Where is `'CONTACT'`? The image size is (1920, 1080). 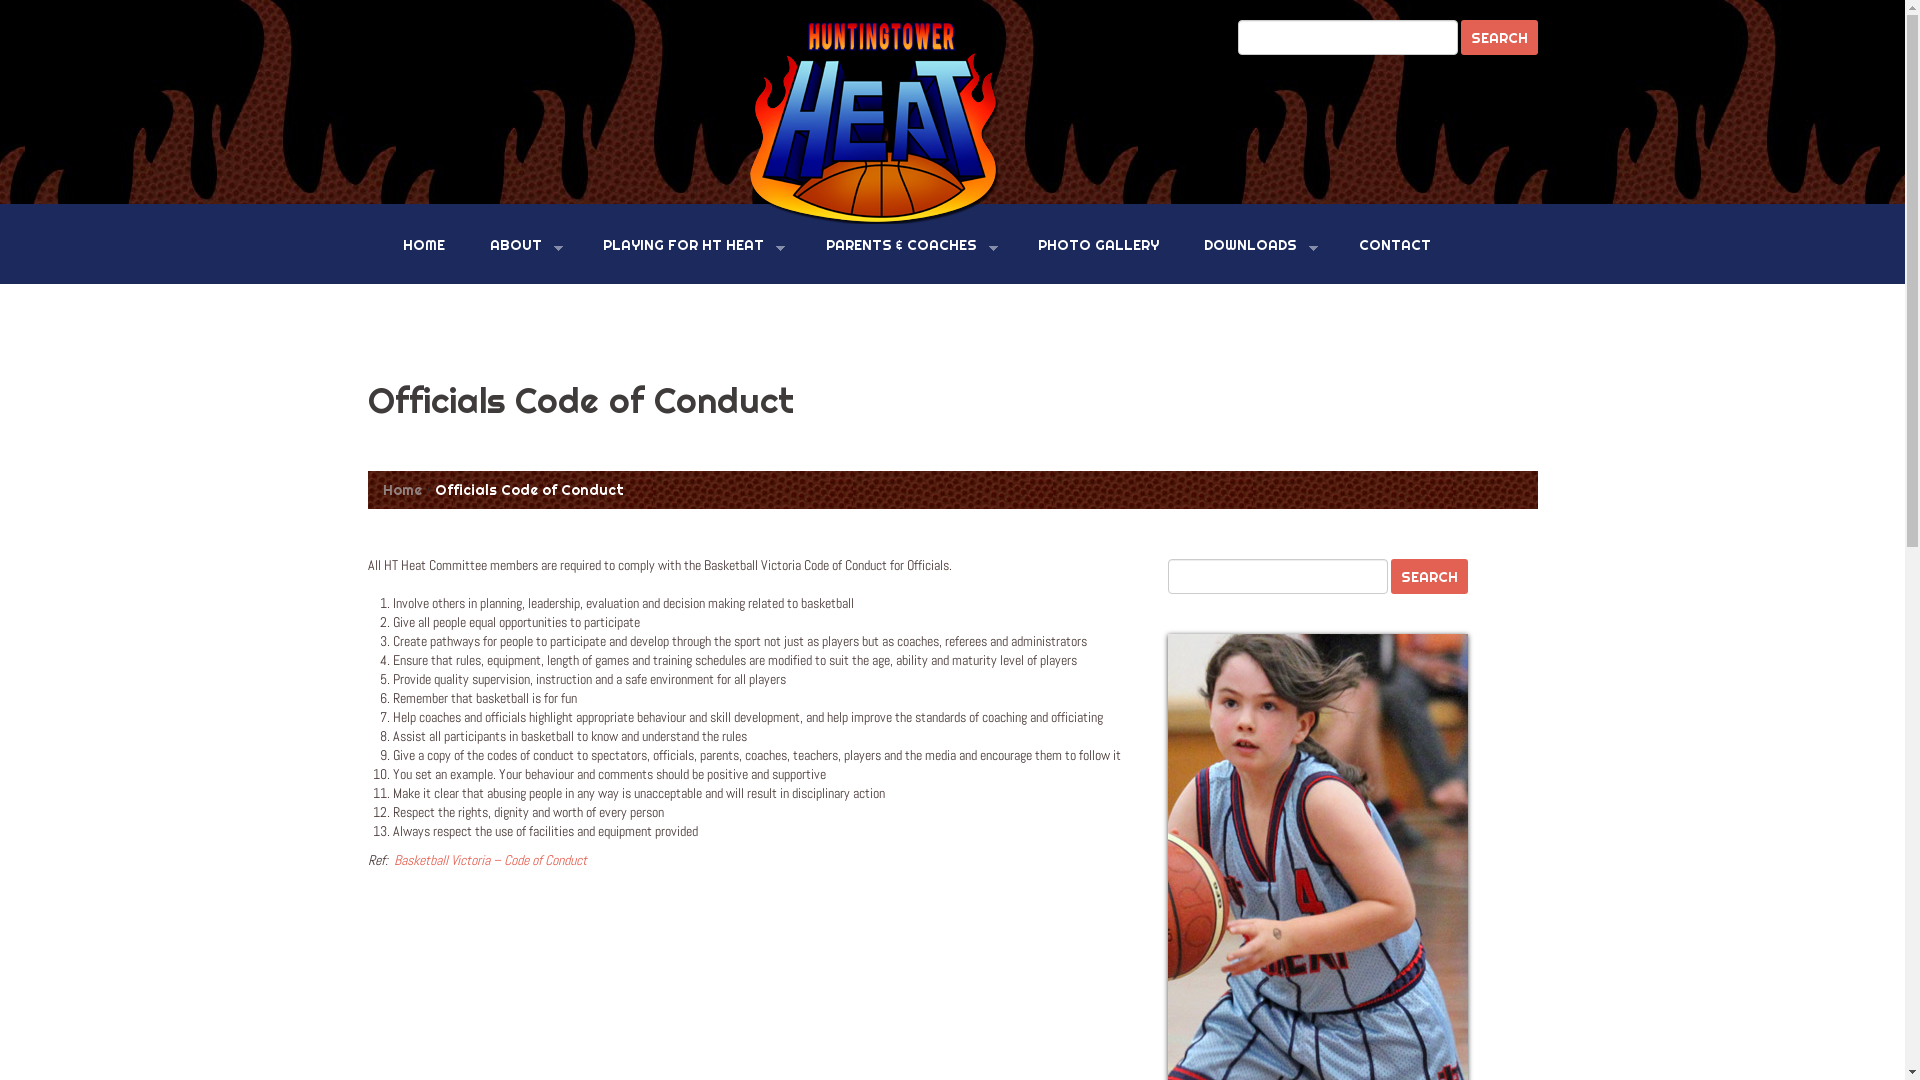 'CONTACT' is located at coordinates (1394, 244).